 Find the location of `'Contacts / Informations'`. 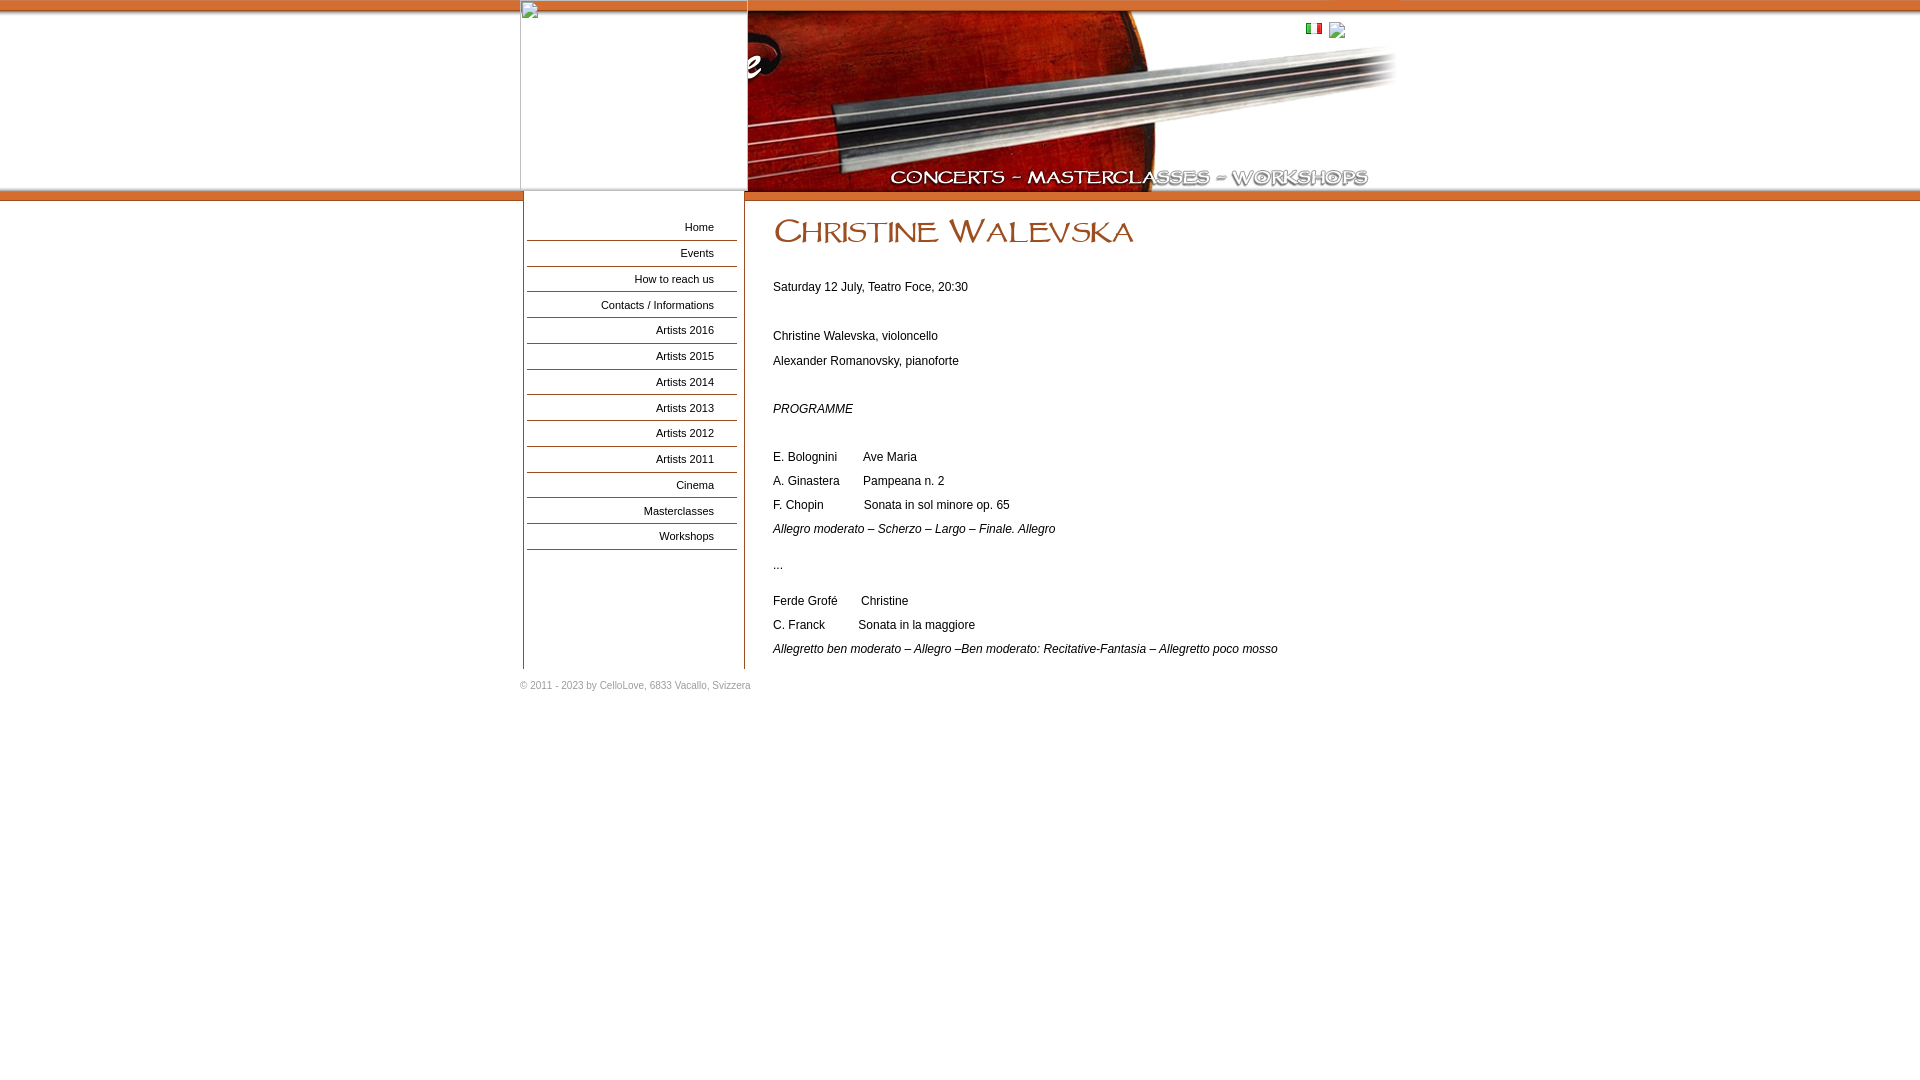

'Contacts / Informations' is located at coordinates (631, 304).